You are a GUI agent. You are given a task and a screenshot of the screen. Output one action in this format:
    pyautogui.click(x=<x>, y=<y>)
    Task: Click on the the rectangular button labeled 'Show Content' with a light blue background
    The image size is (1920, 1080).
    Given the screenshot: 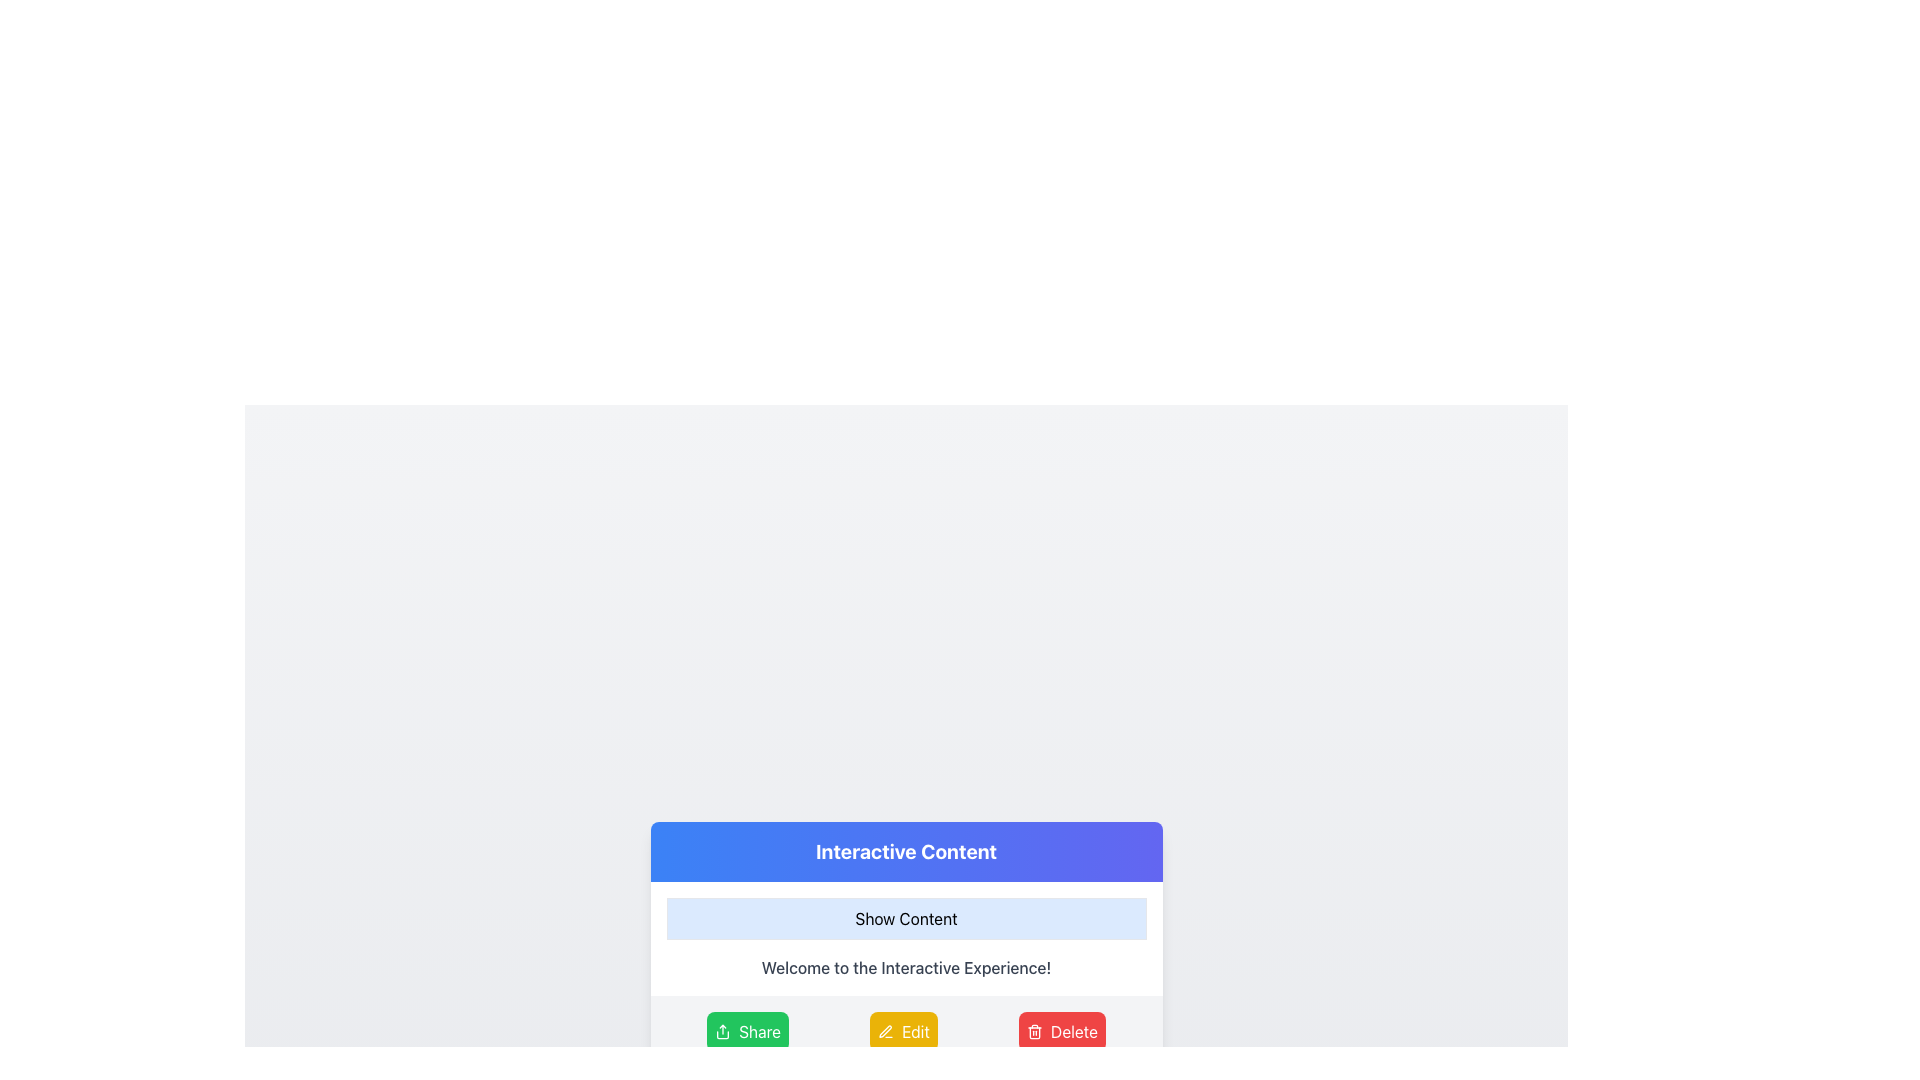 What is the action you would take?
    pyautogui.click(x=905, y=918)
    